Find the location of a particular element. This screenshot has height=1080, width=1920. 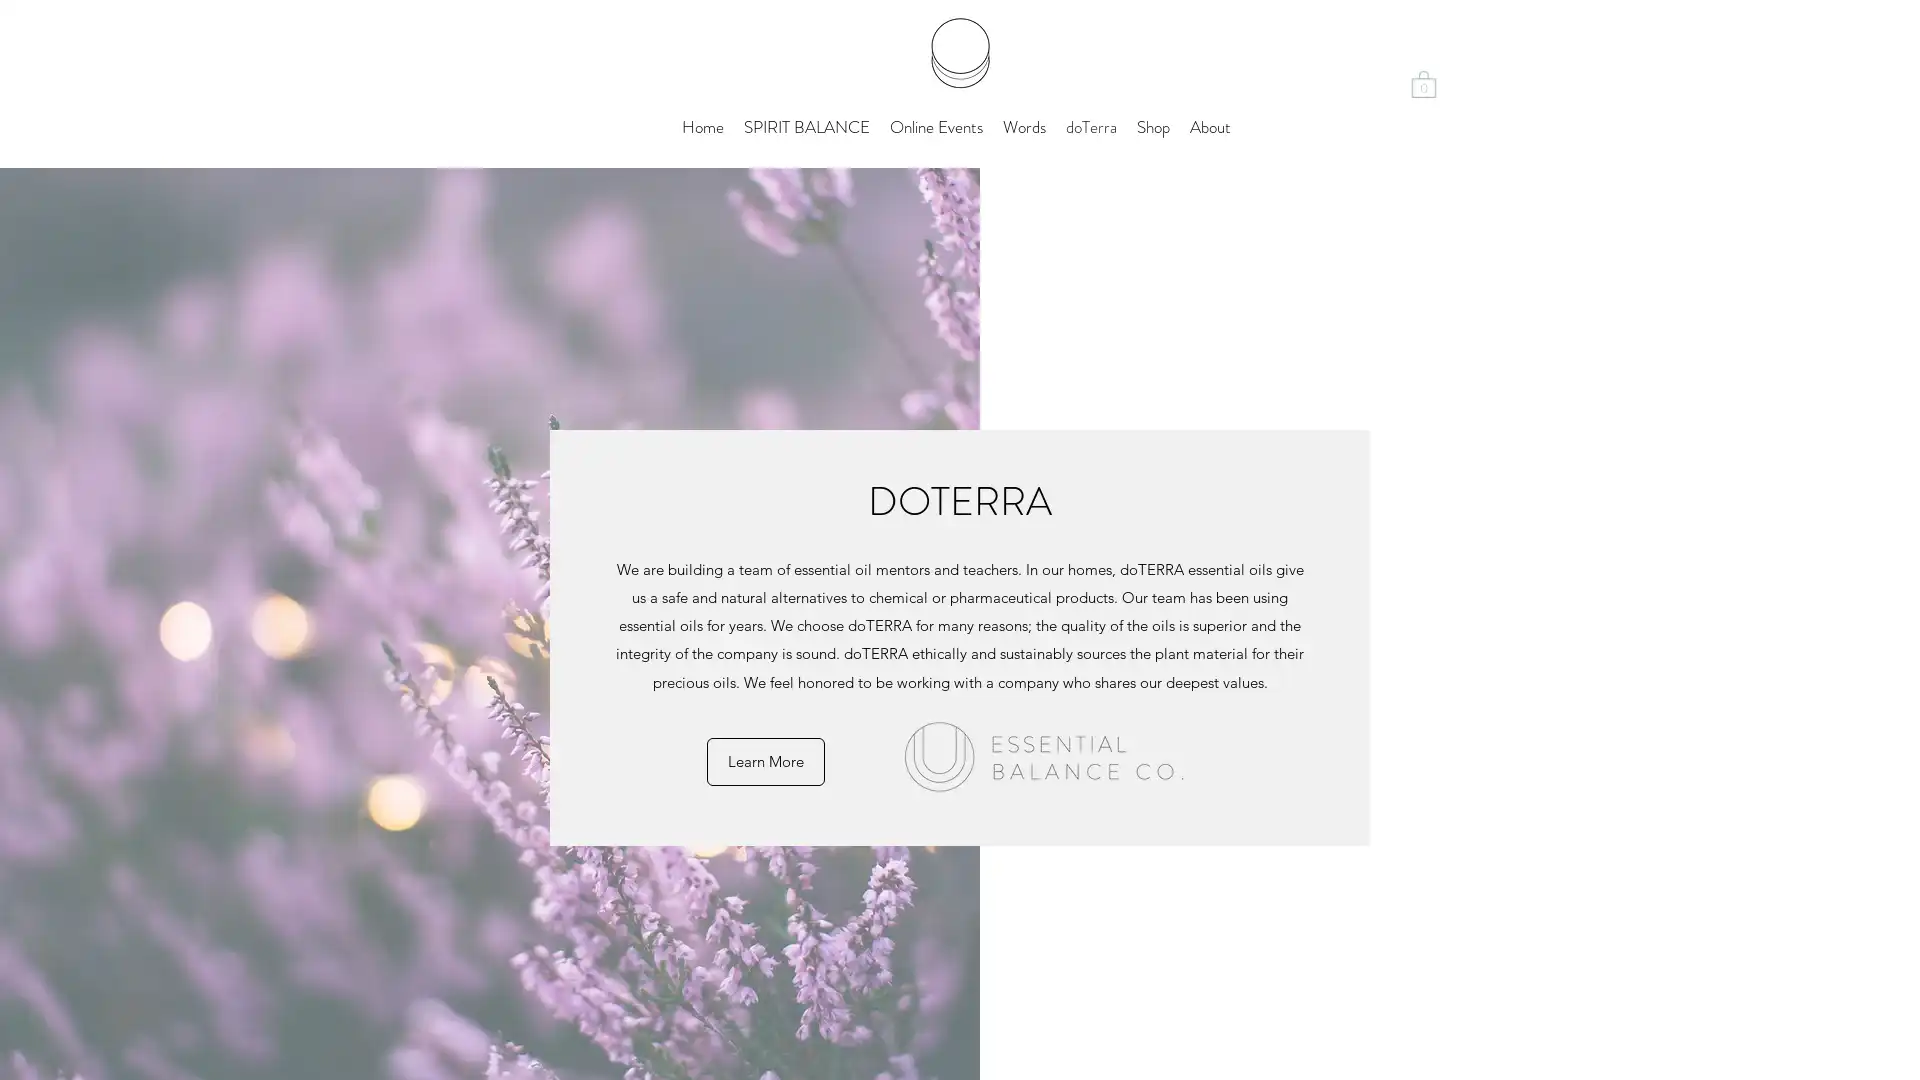

Cart with 0 items is located at coordinates (1423, 82).